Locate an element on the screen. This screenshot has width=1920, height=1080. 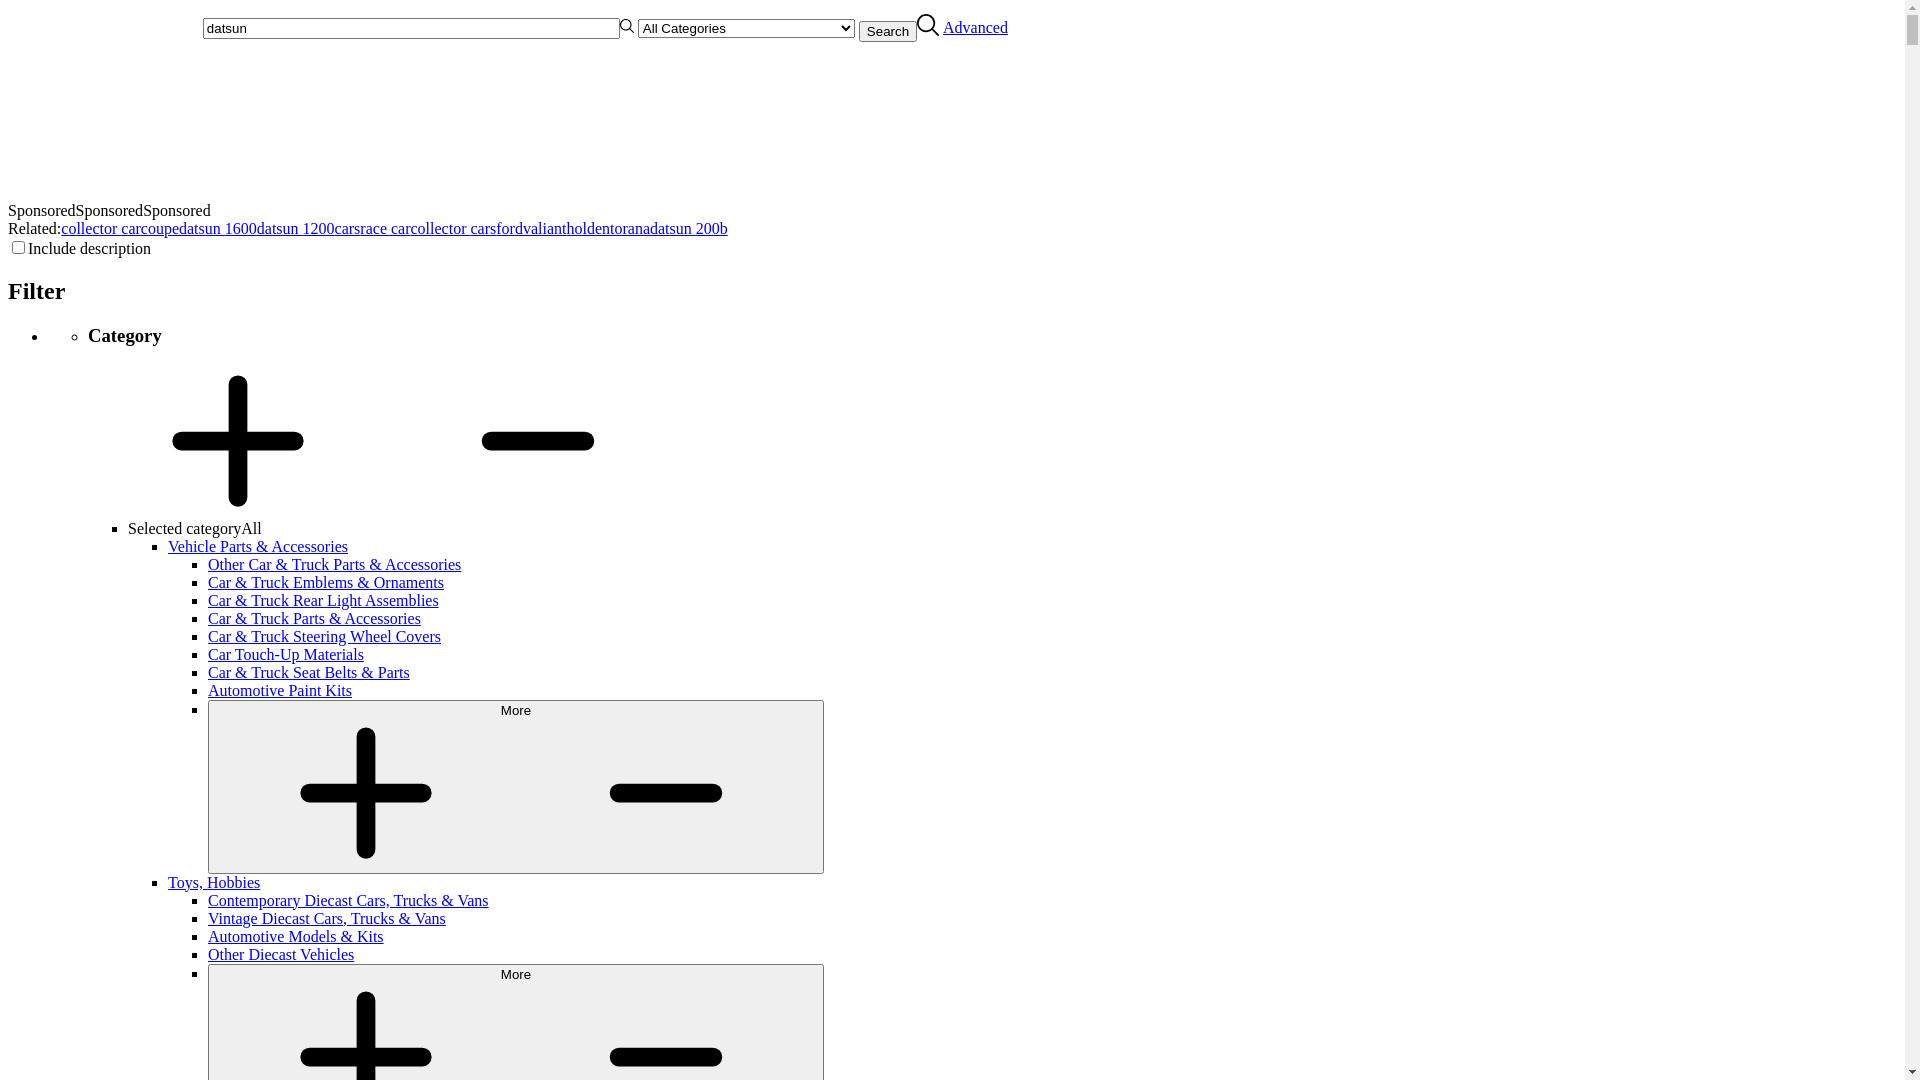
'Car & Truck Emblems & Ornaments' is located at coordinates (207, 582).